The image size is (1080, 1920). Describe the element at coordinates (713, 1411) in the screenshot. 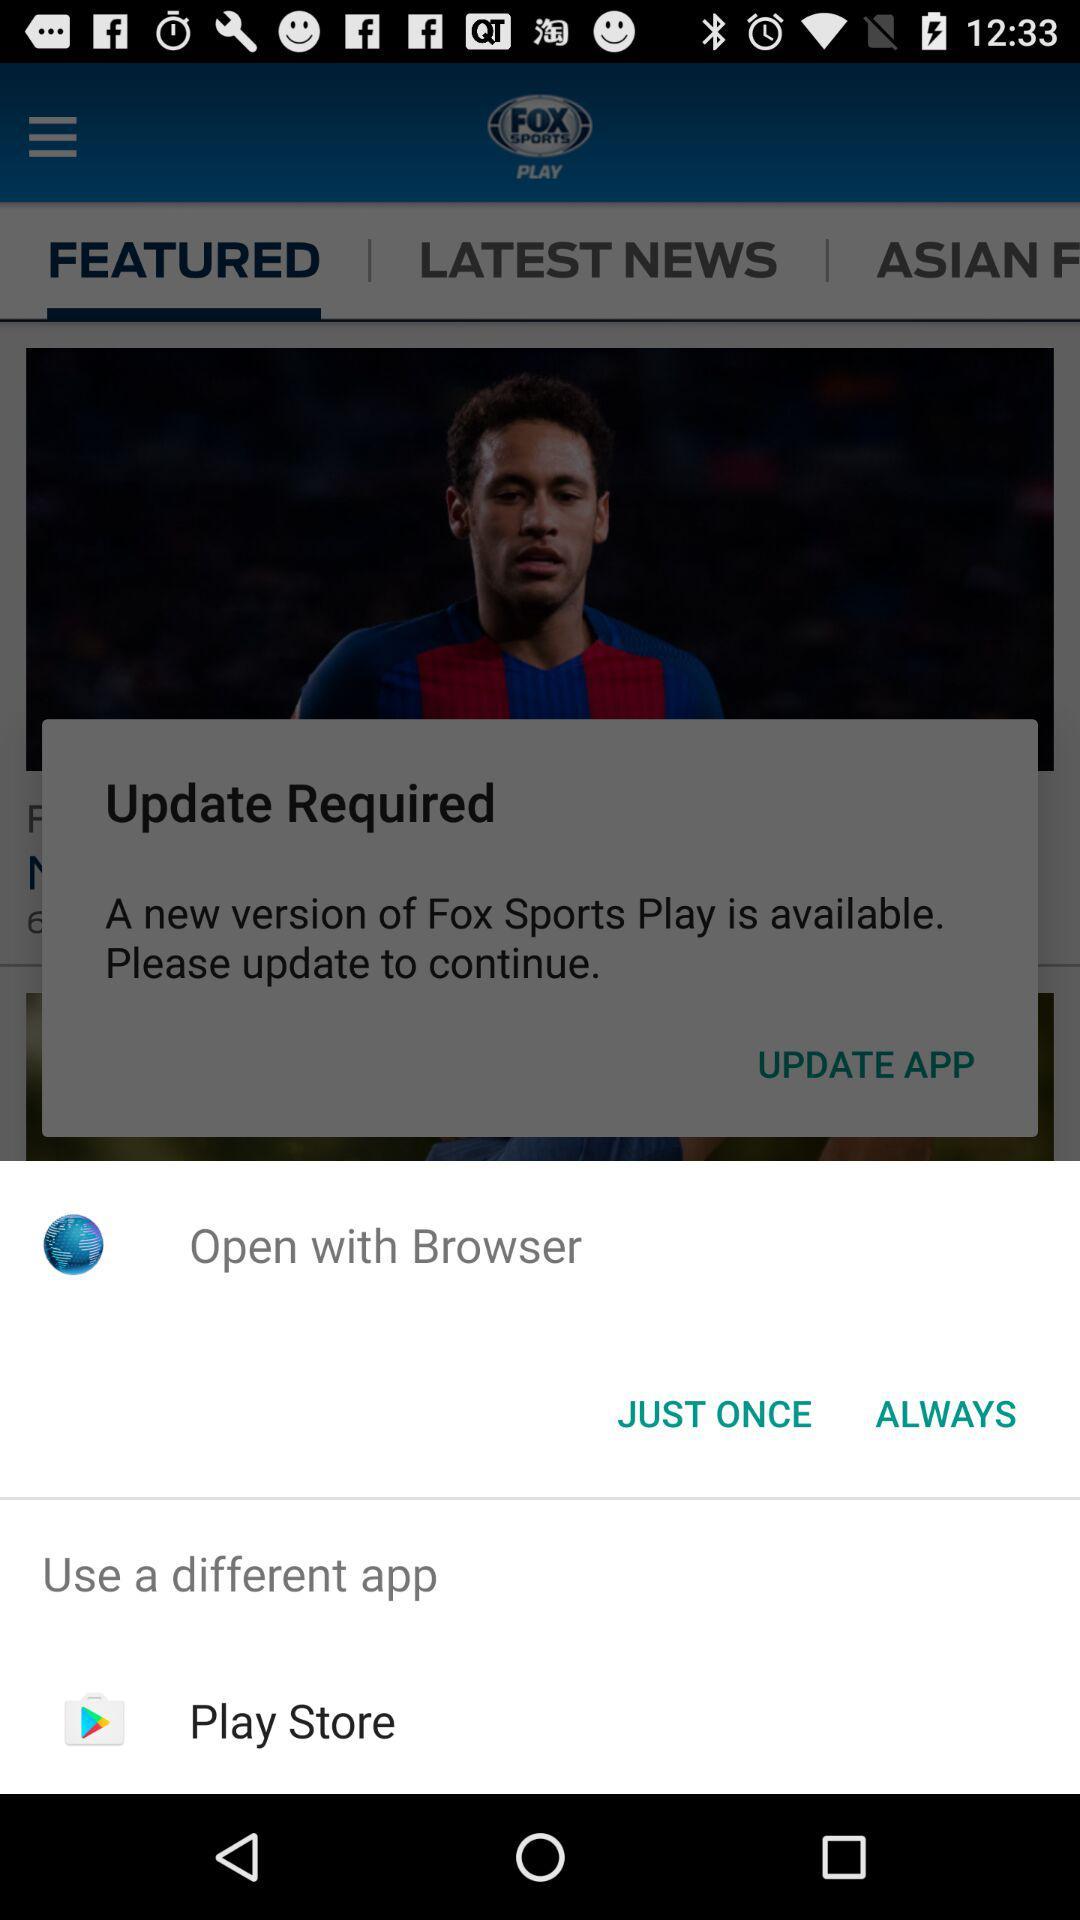

I see `the item below open with browser` at that location.